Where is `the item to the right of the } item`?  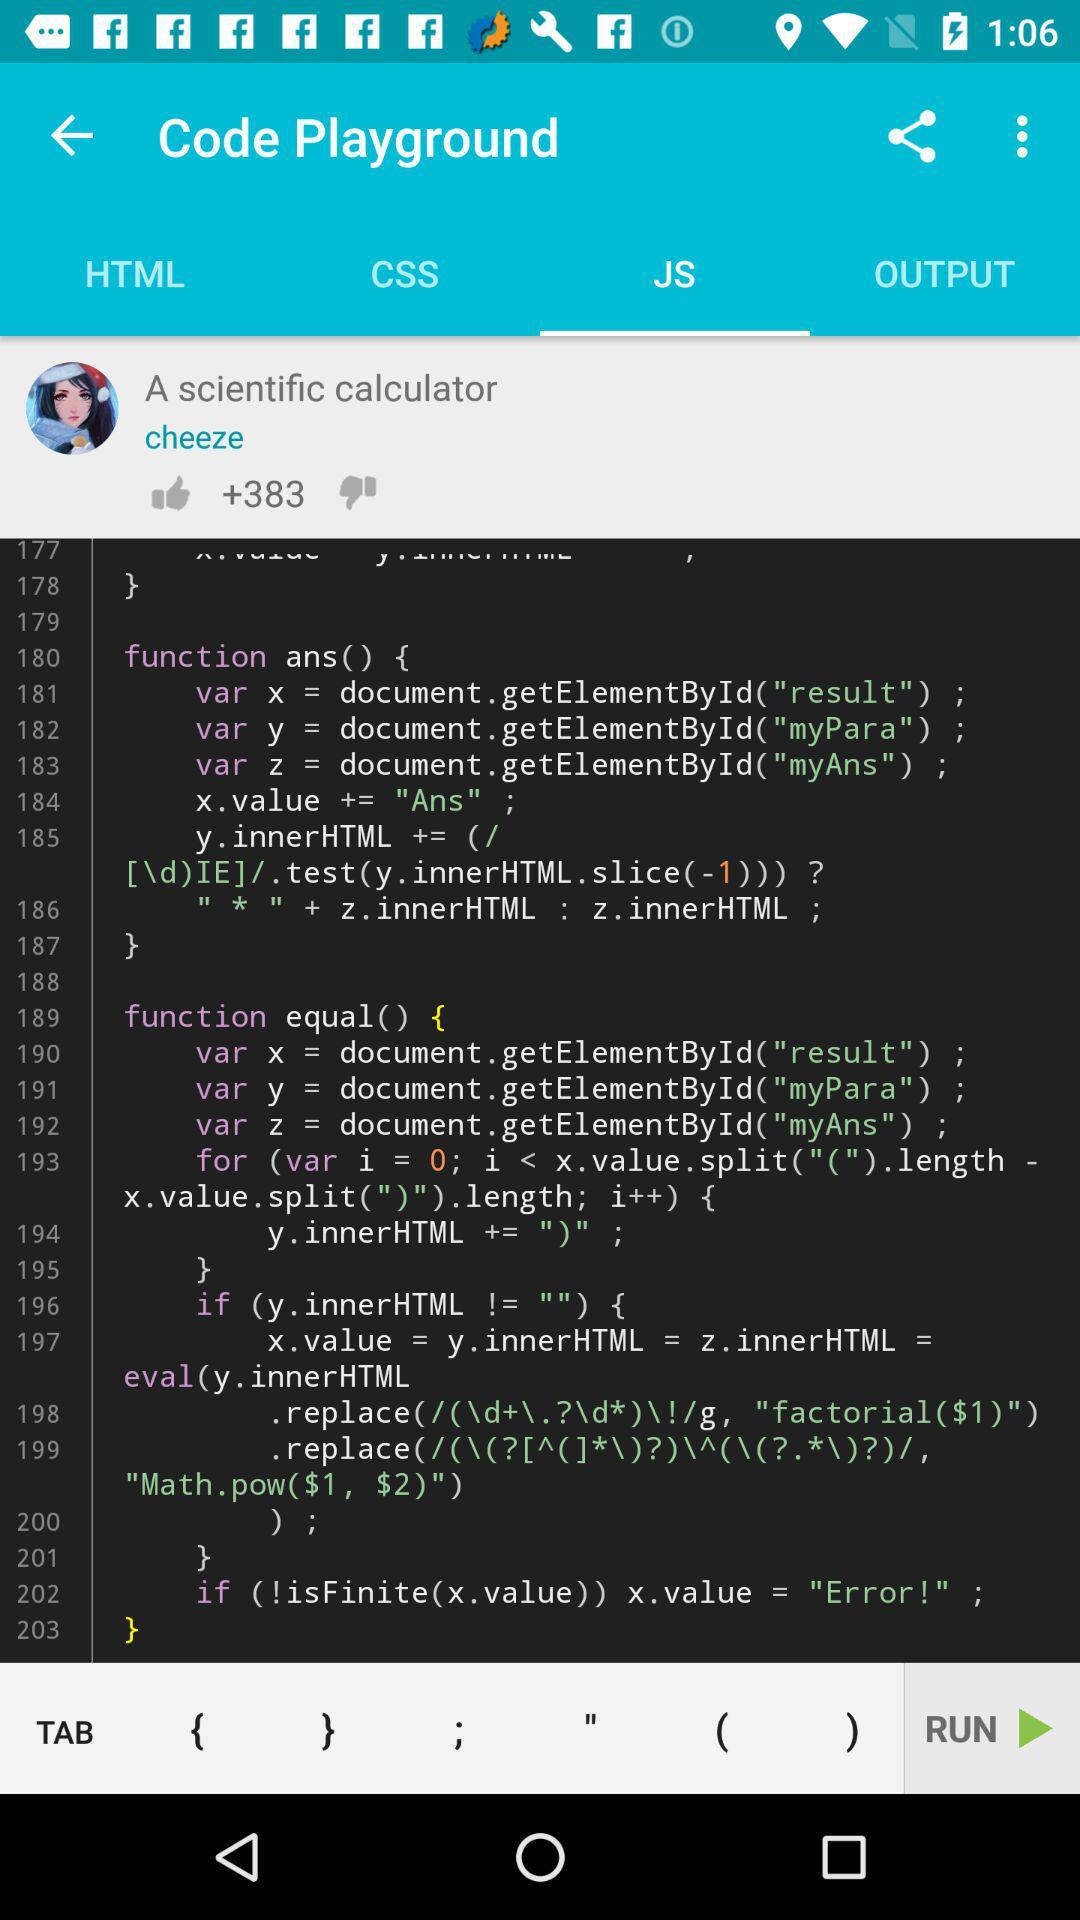 the item to the right of the } item is located at coordinates (459, 1727).